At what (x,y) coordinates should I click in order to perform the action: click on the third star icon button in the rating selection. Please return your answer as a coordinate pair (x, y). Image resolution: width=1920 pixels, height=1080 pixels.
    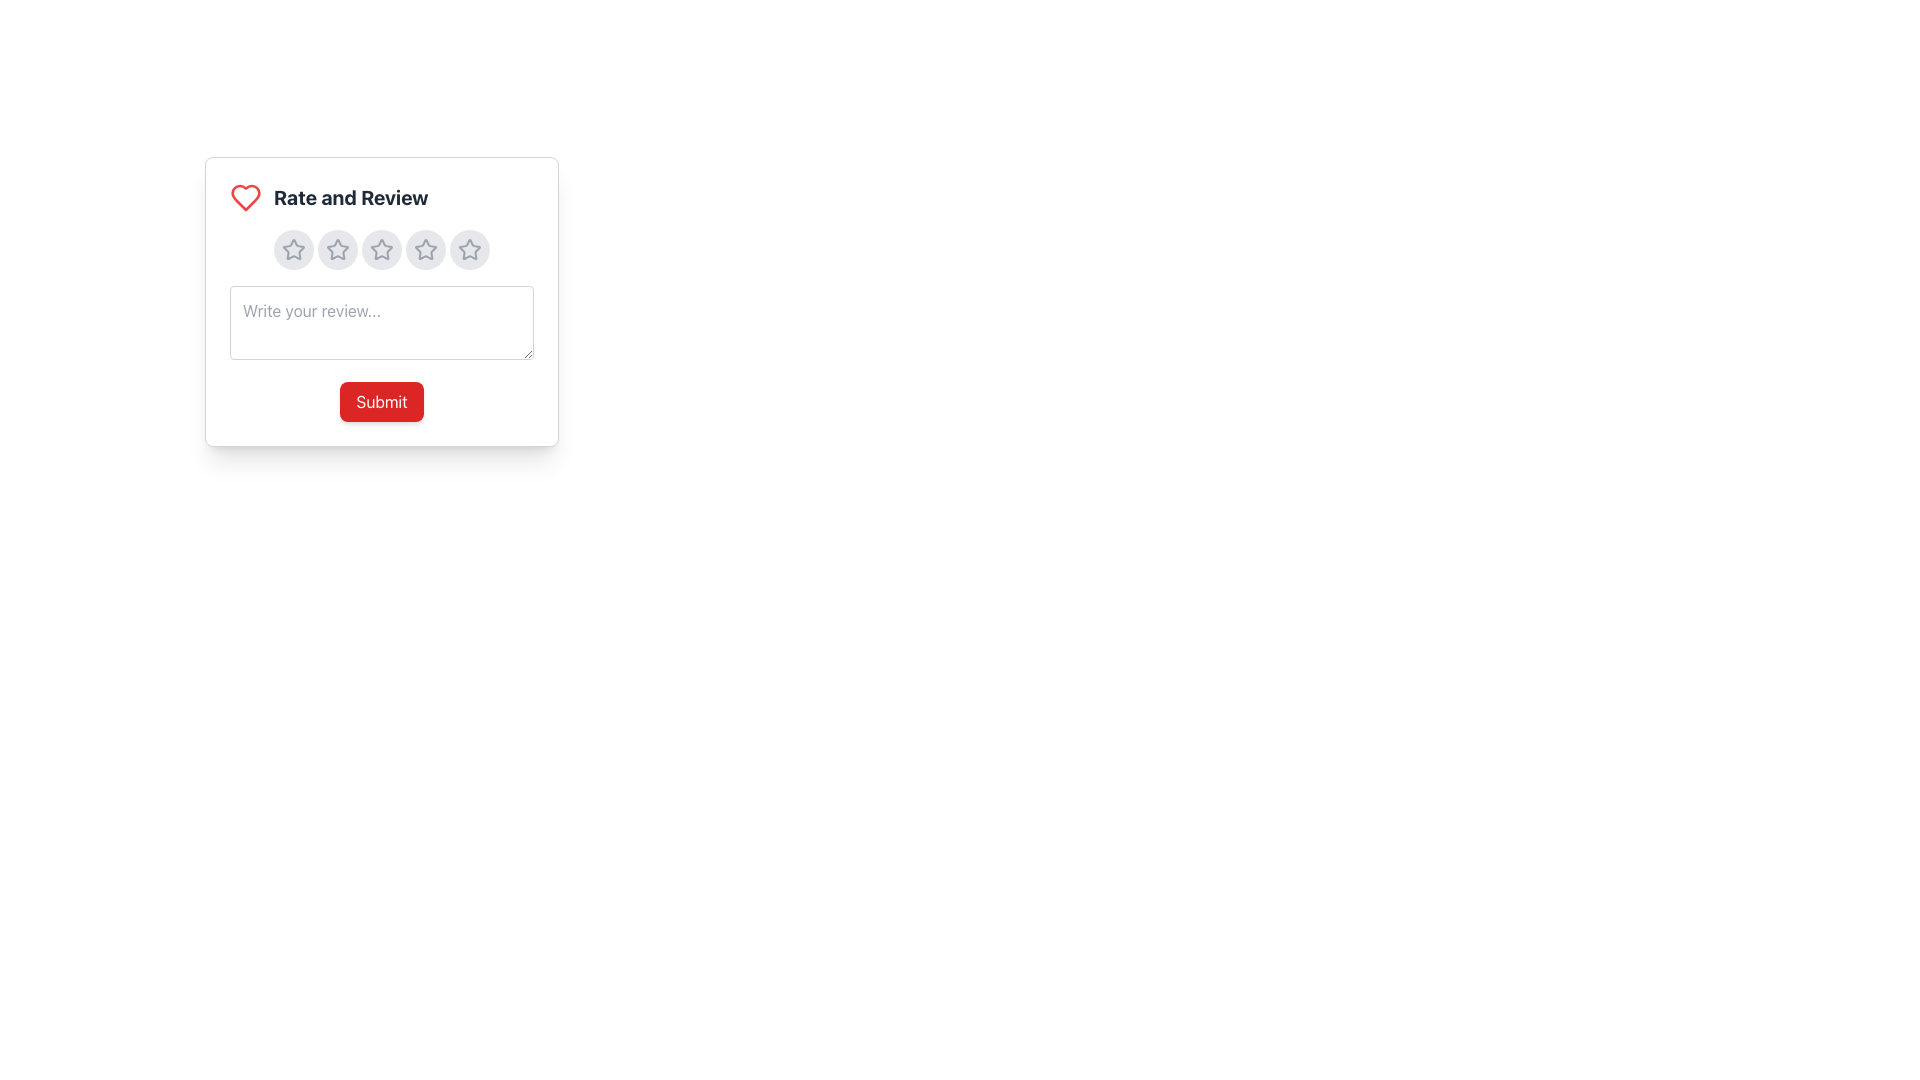
    Looking at the image, I should click on (382, 249).